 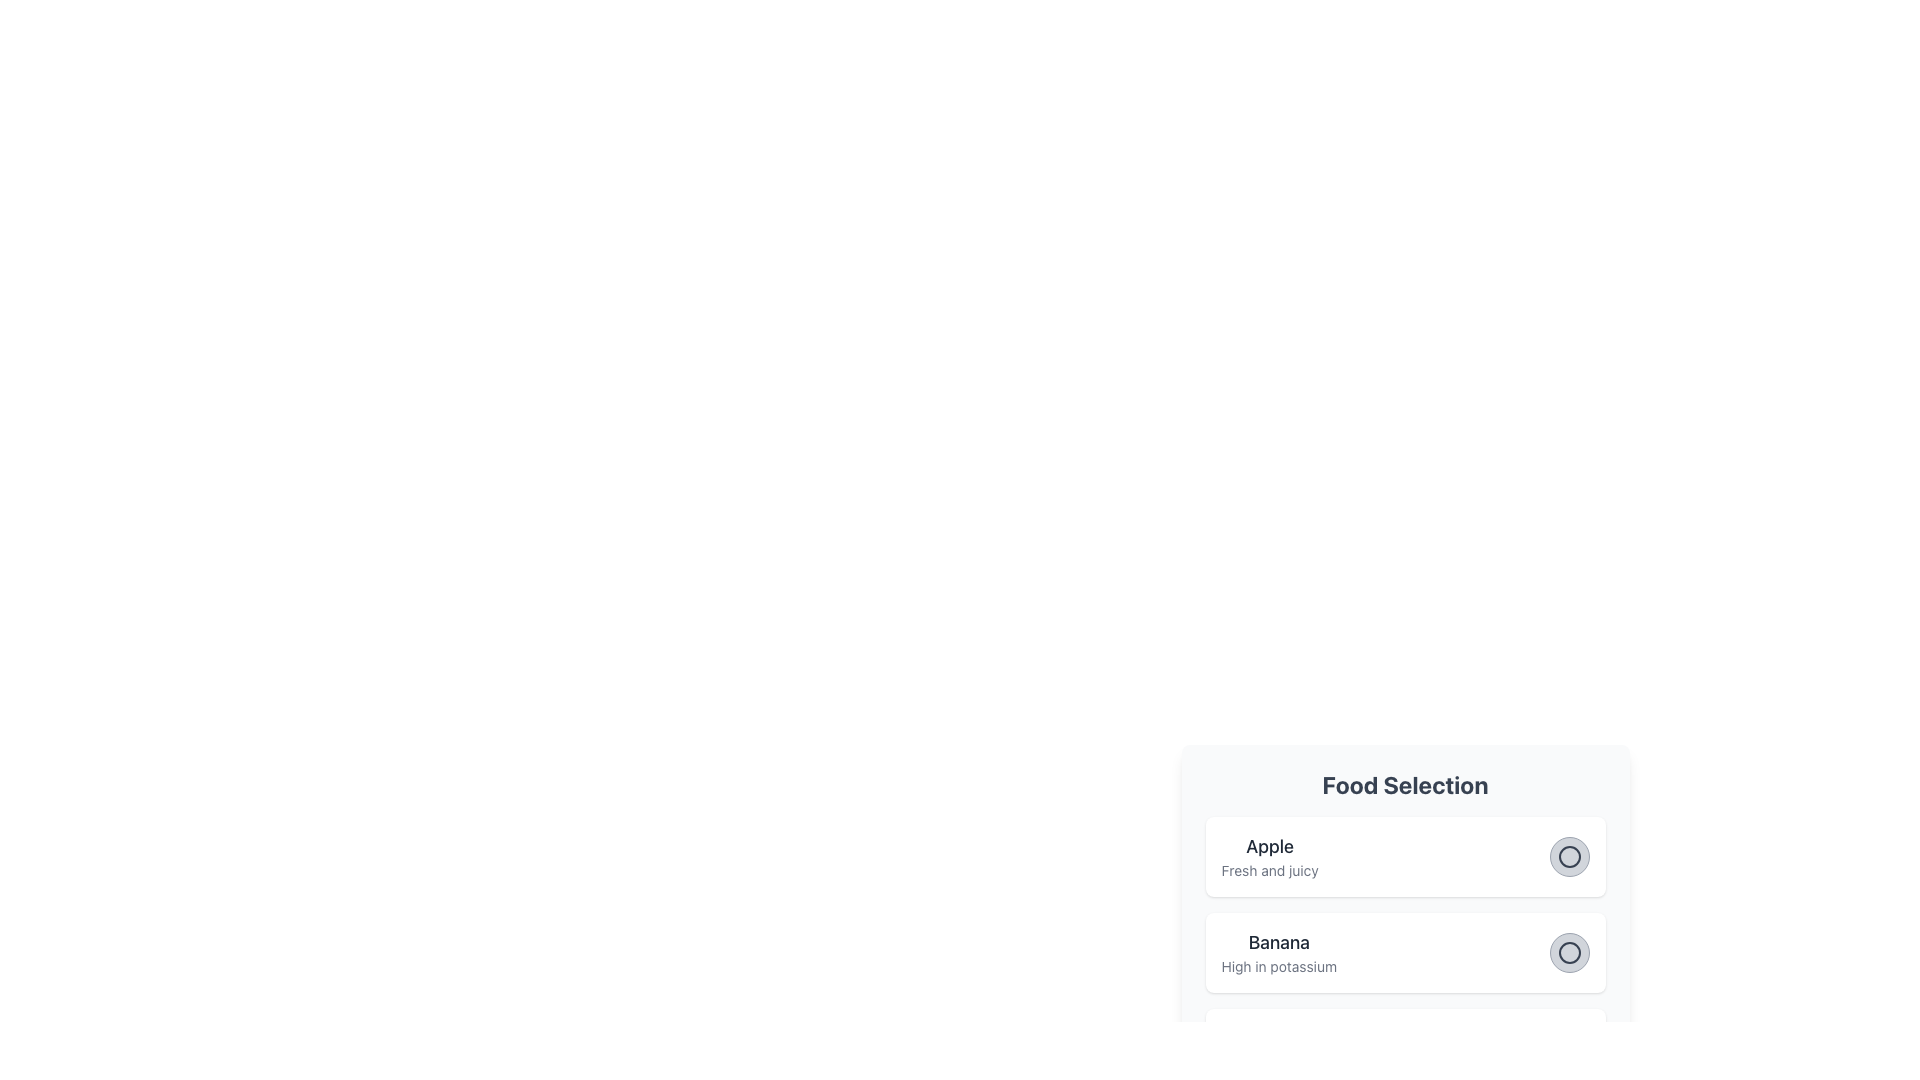 I want to click on the decorative element of the radio button located to the right of the text 'Banana' in the food selection list, so click(x=1568, y=951).